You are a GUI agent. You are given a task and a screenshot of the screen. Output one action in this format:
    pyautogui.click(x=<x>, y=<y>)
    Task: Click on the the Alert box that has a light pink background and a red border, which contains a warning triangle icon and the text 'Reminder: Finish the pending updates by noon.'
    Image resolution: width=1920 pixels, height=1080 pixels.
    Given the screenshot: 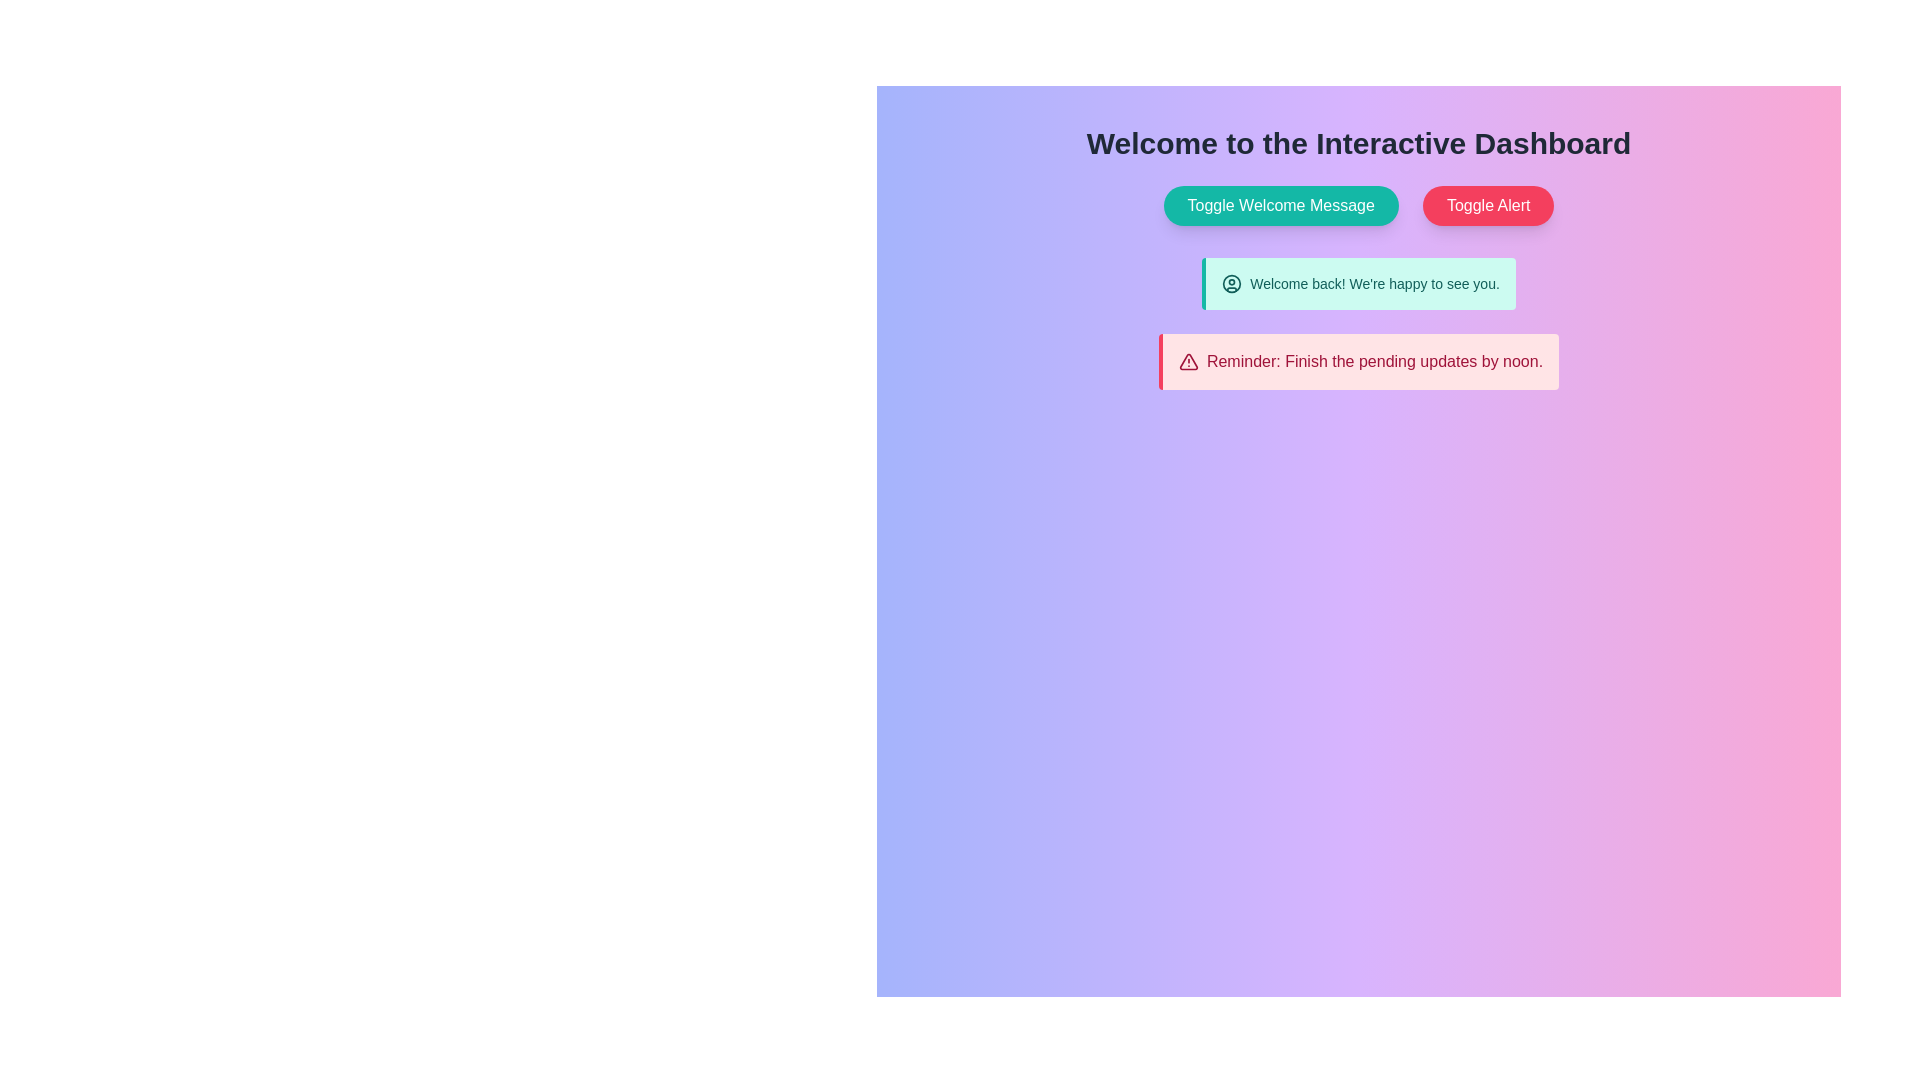 What is the action you would take?
    pyautogui.click(x=1358, y=362)
    